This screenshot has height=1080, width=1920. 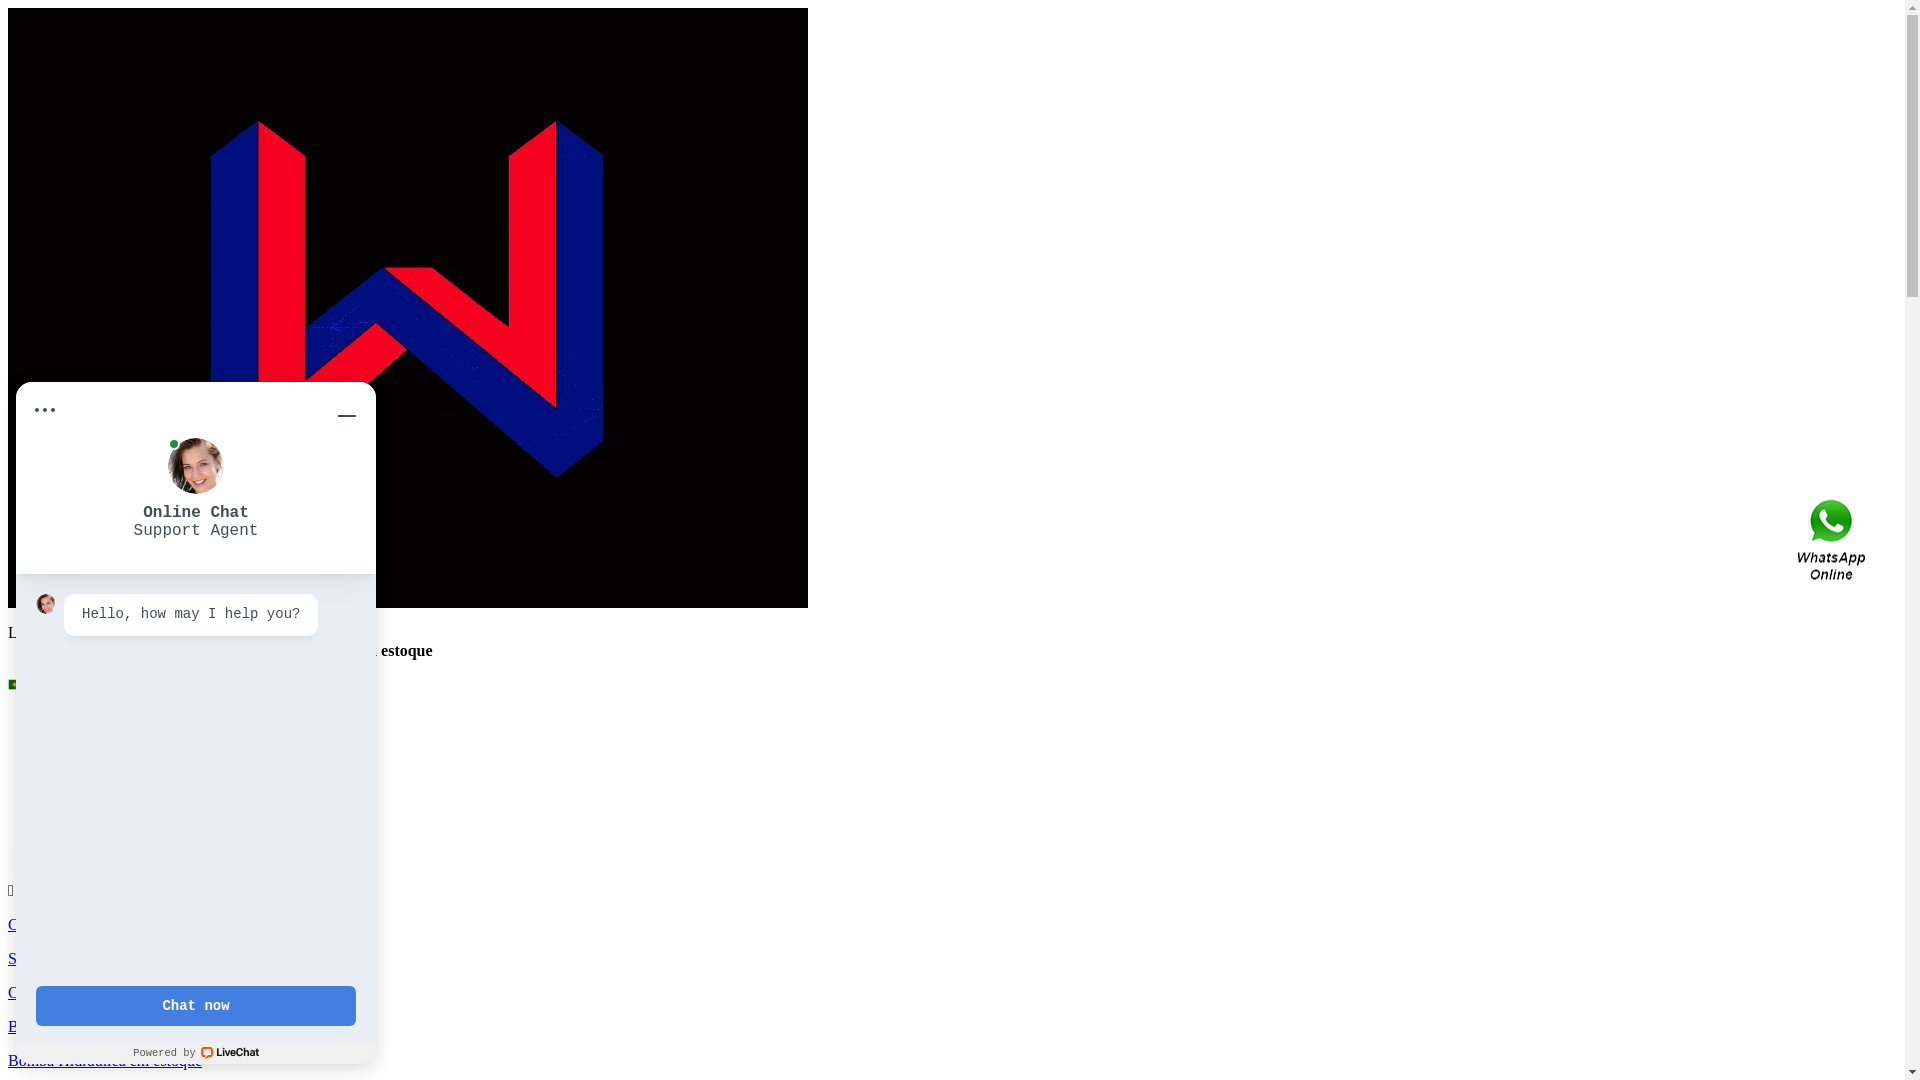 I want to click on 'Bombas de Engrenagem', so click(x=86, y=754).